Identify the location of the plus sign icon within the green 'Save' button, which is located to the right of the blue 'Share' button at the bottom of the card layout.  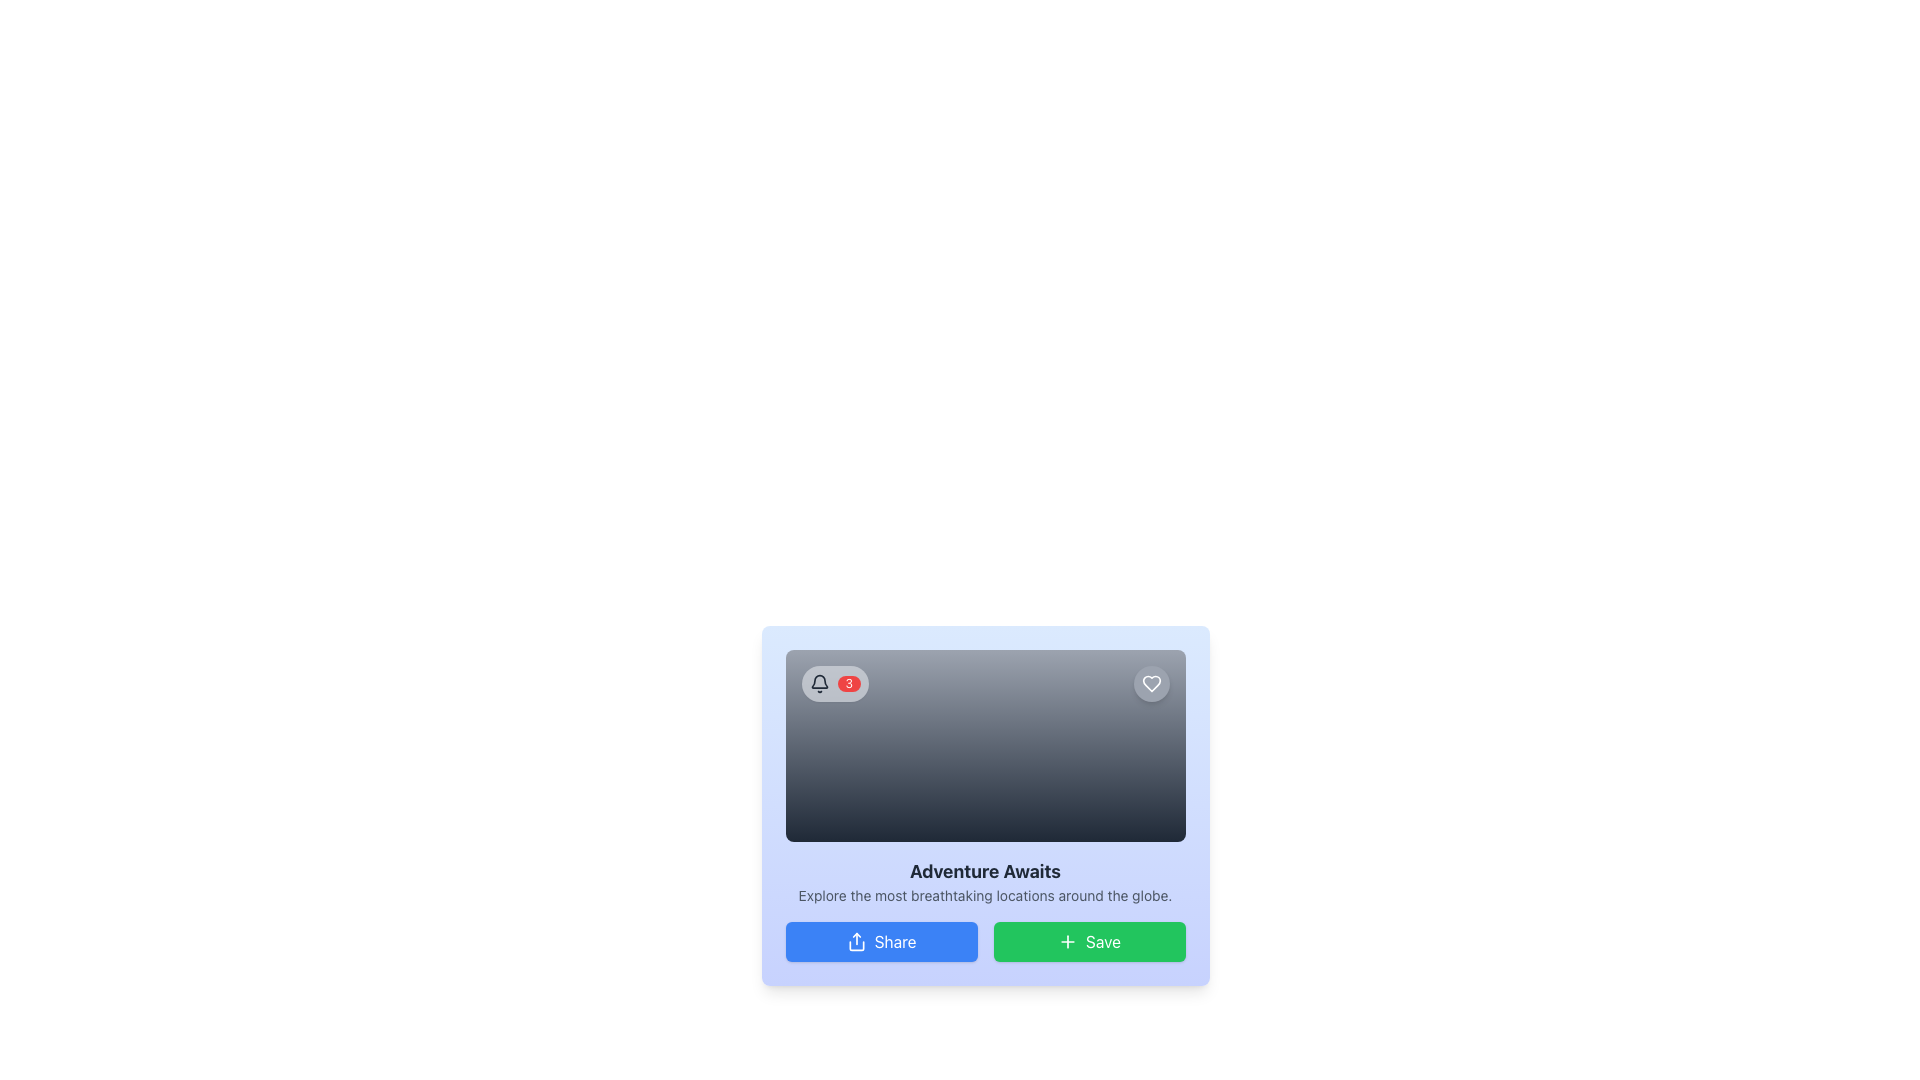
(1067, 941).